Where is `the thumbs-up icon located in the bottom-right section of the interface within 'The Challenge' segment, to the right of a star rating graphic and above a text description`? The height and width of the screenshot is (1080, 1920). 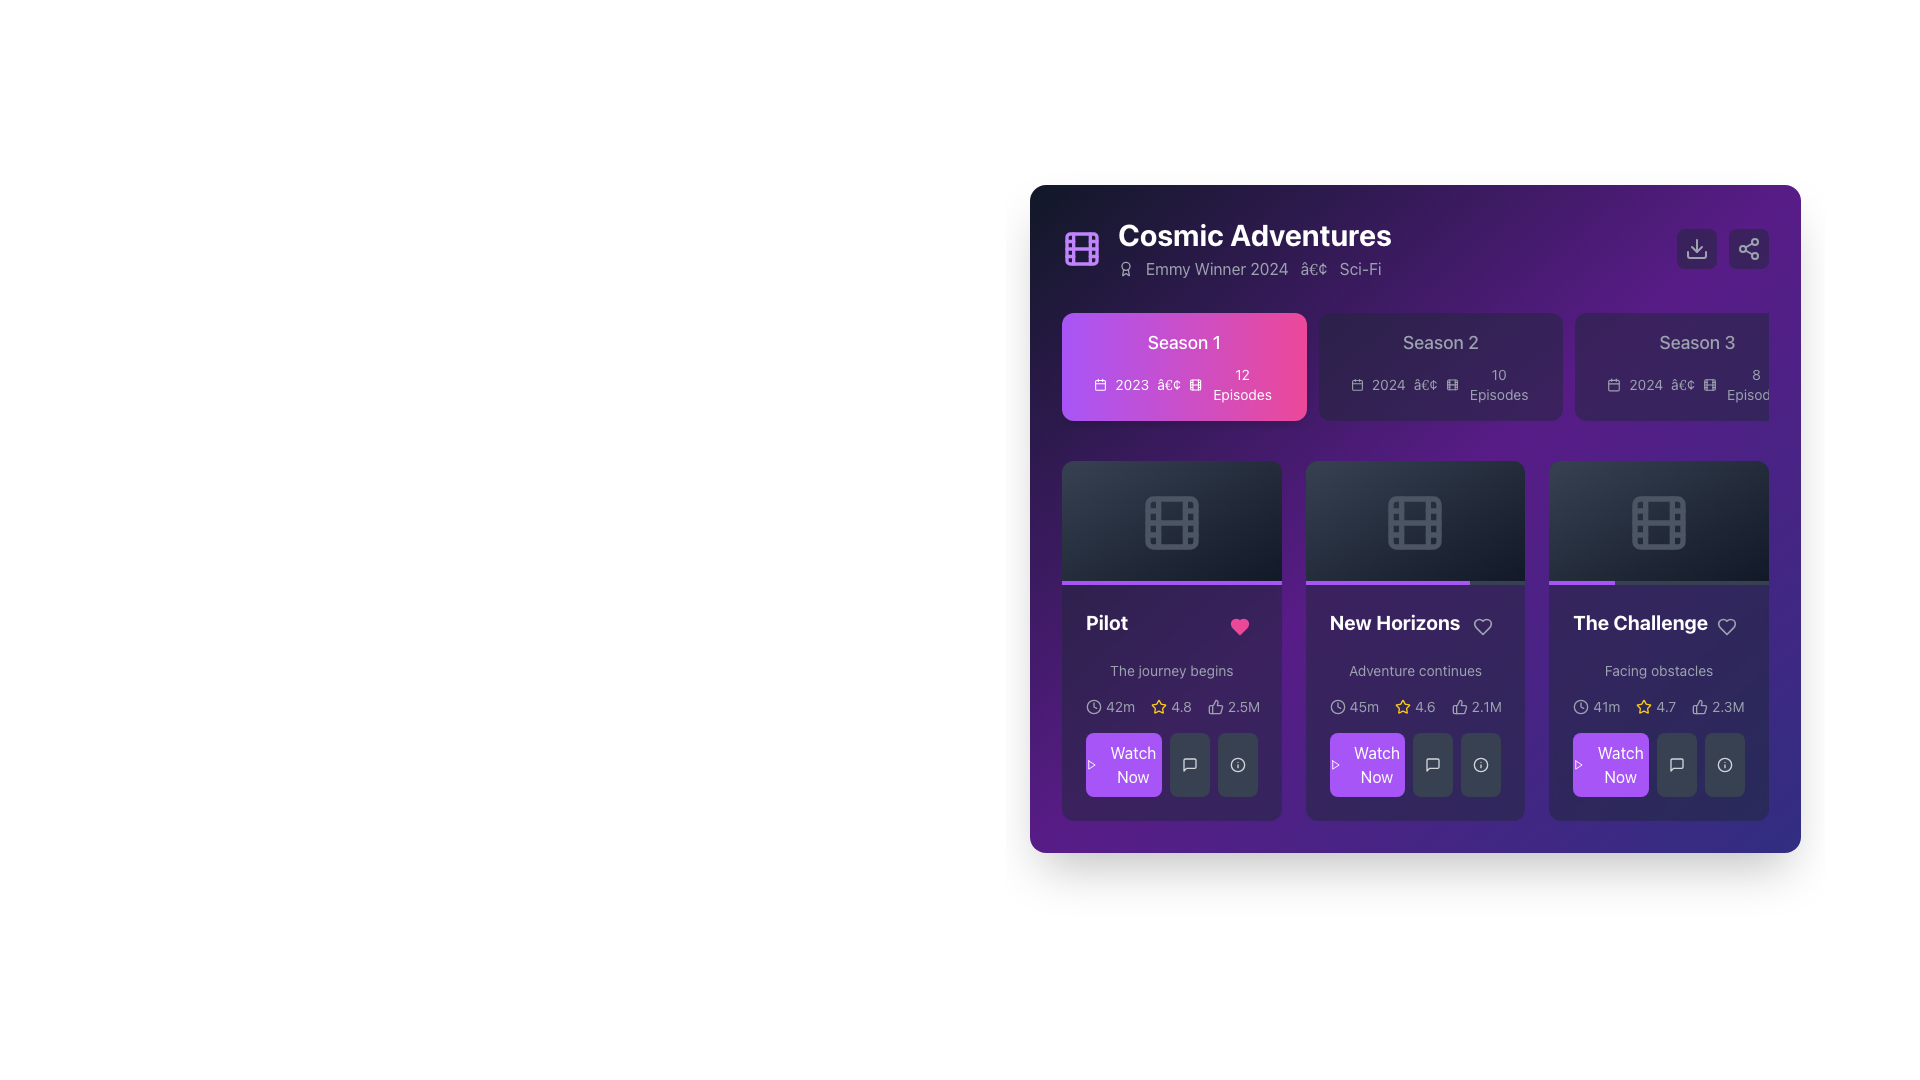 the thumbs-up icon located in the bottom-right section of the interface within 'The Challenge' segment, to the right of a star rating graphic and above a text description is located at coordinates (1699, 705).